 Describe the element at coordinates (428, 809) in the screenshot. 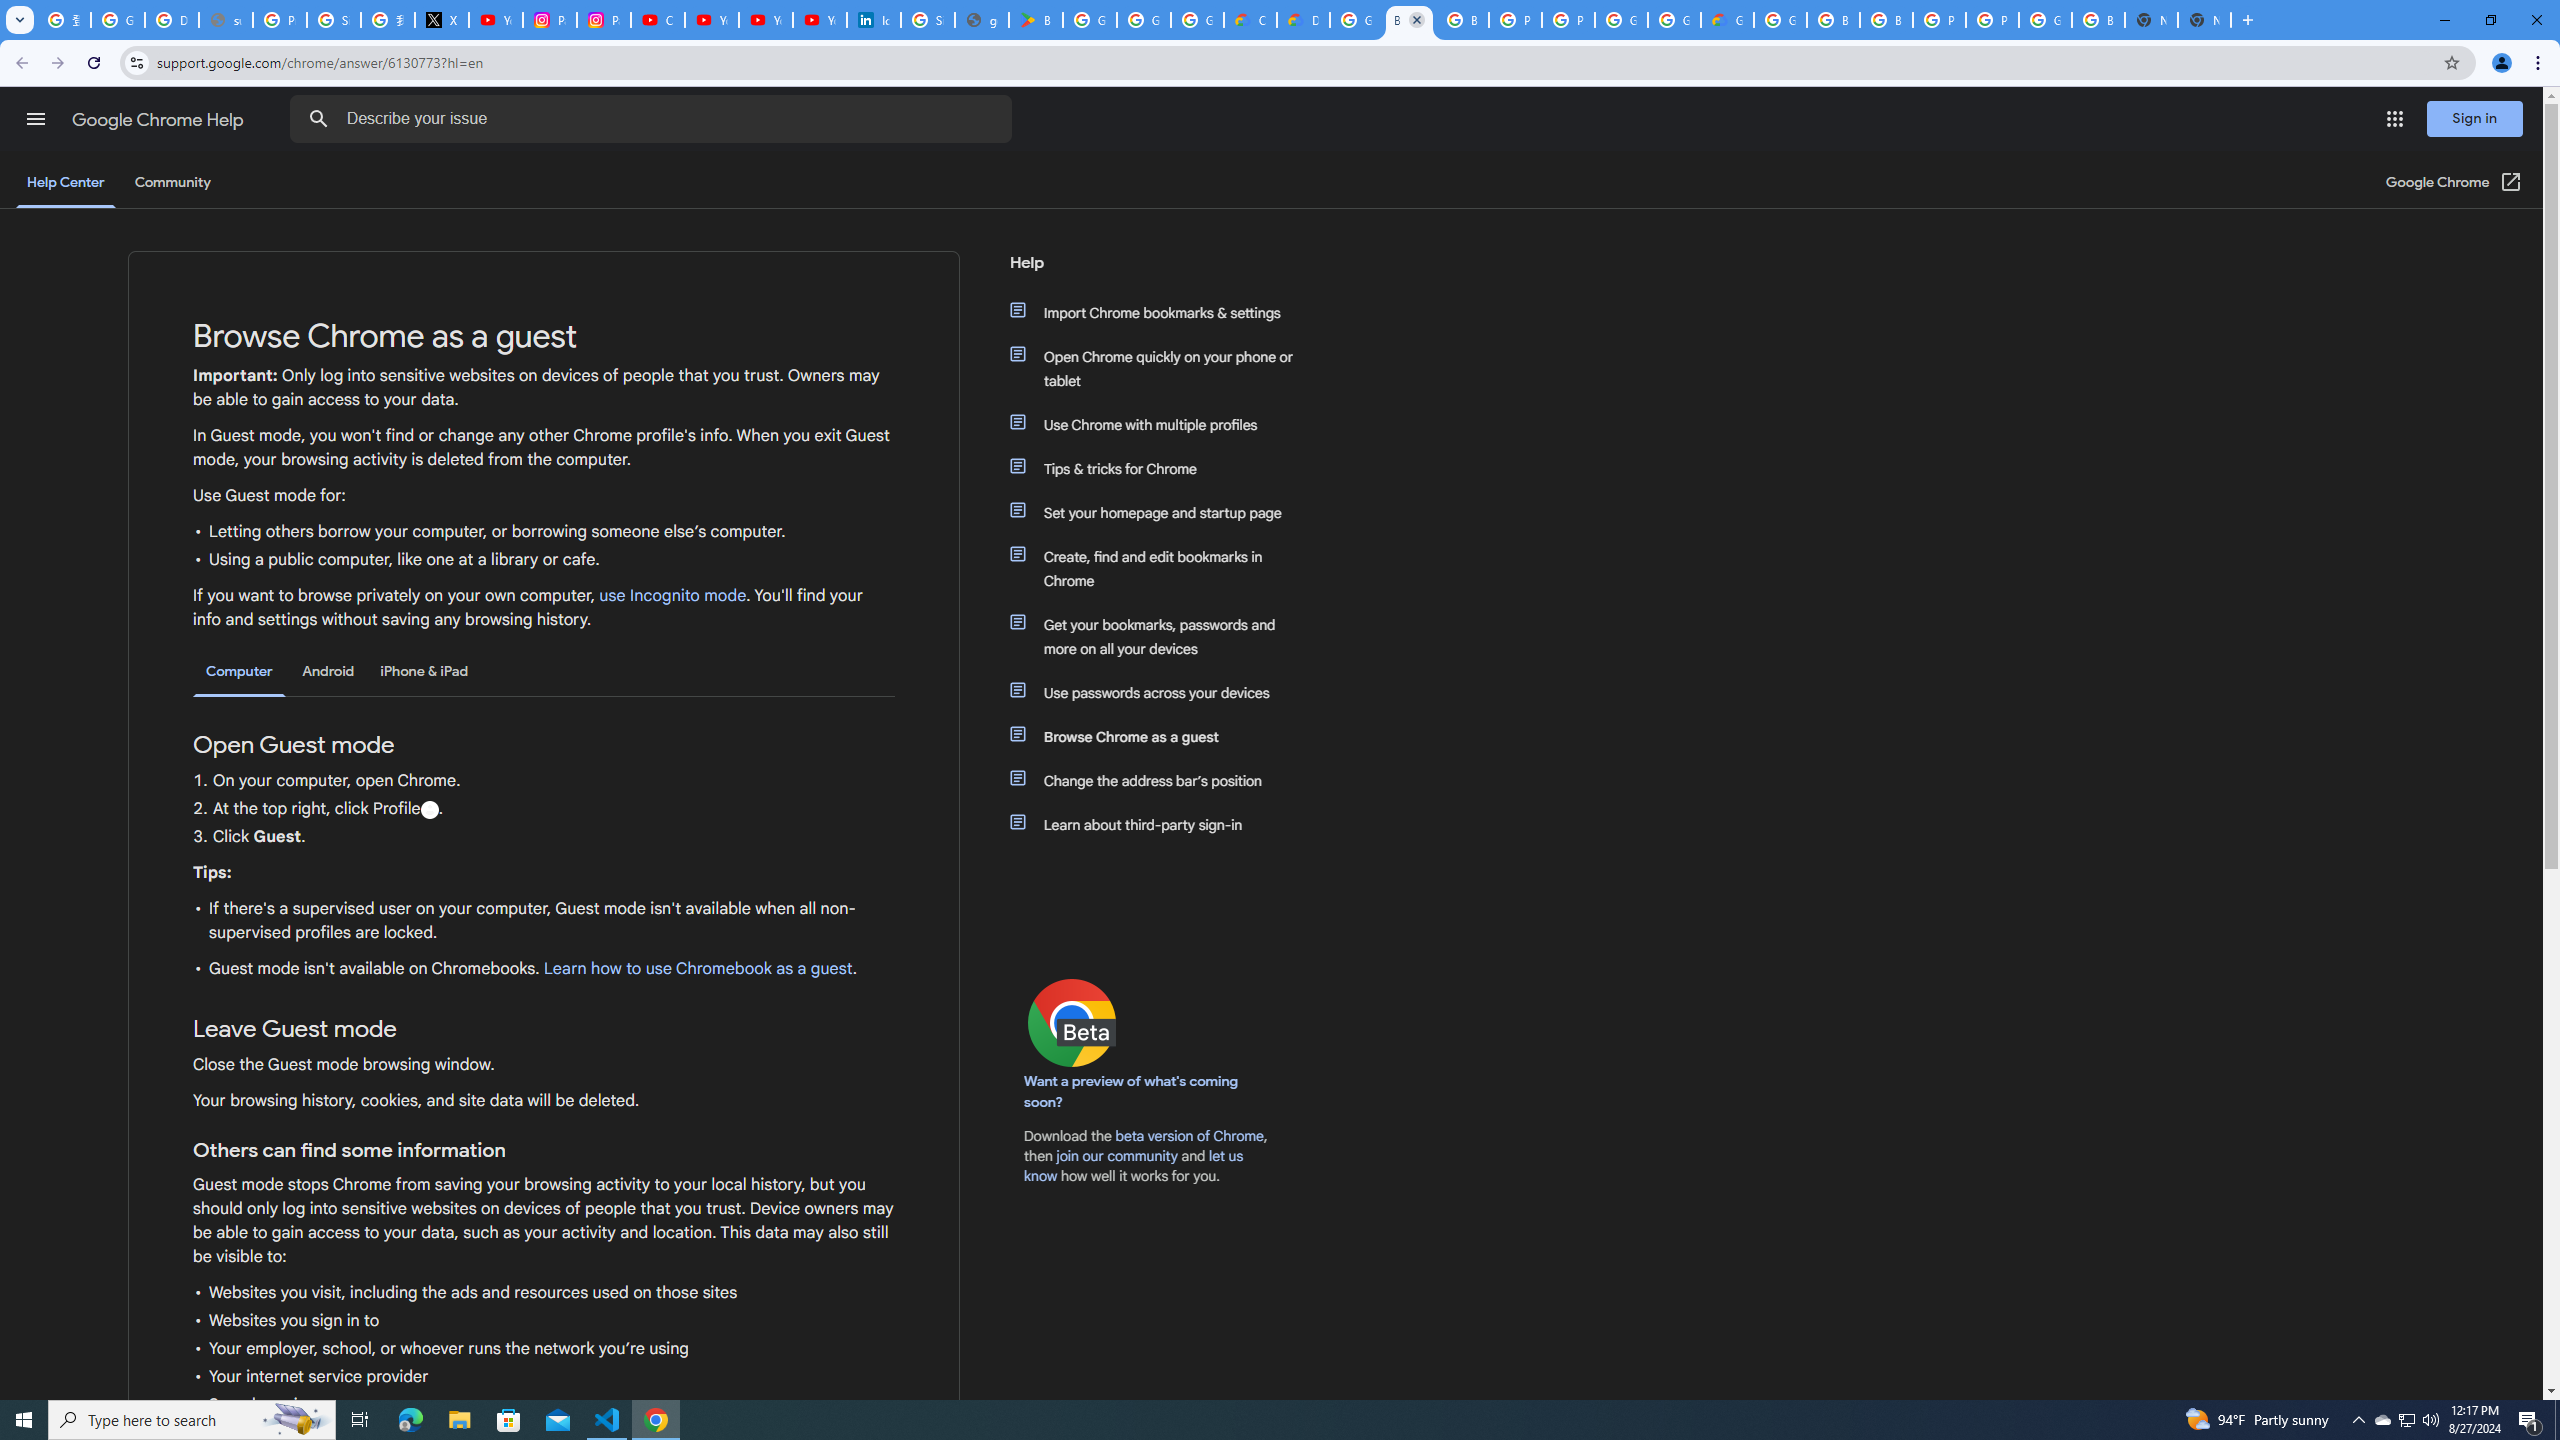

I see `'Profile'` at that location.